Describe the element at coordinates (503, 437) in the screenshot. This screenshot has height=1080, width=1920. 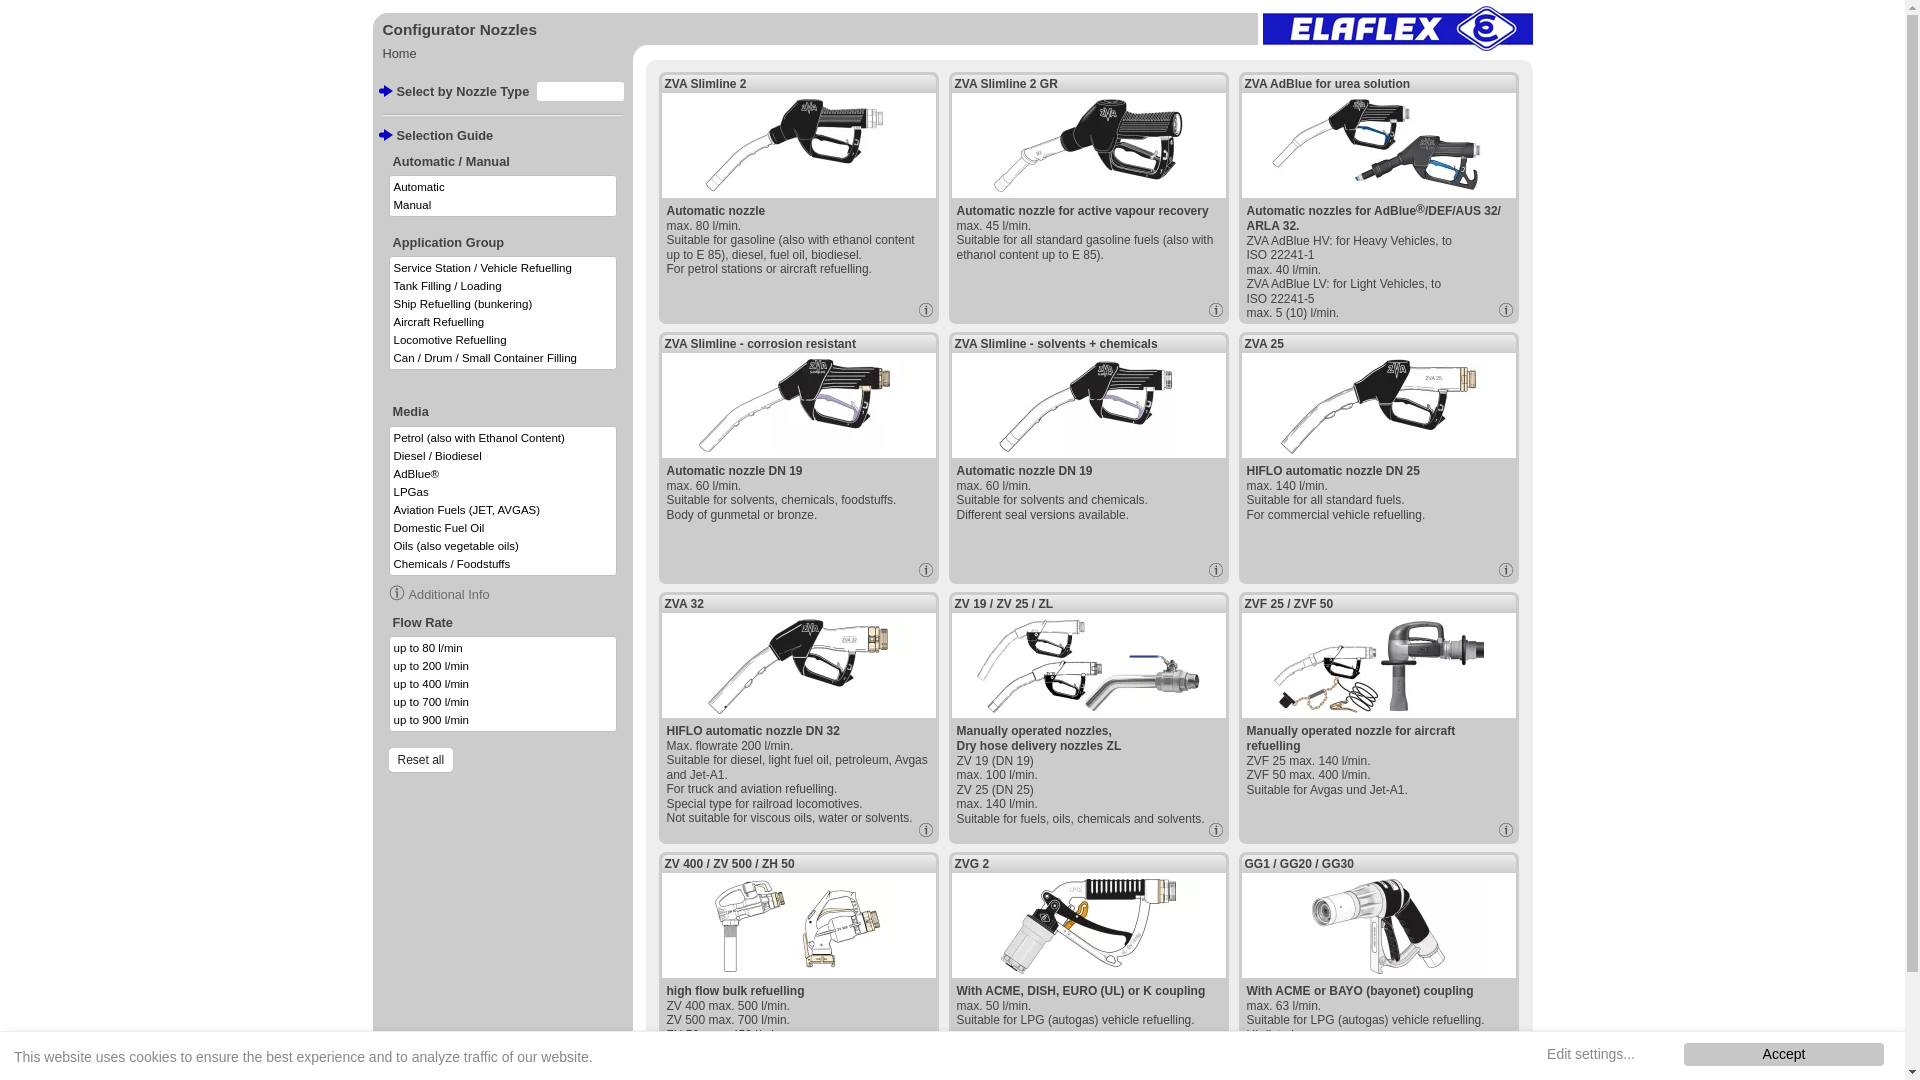
I see `'Petrol (also with Ethanol Content)'` at that location.